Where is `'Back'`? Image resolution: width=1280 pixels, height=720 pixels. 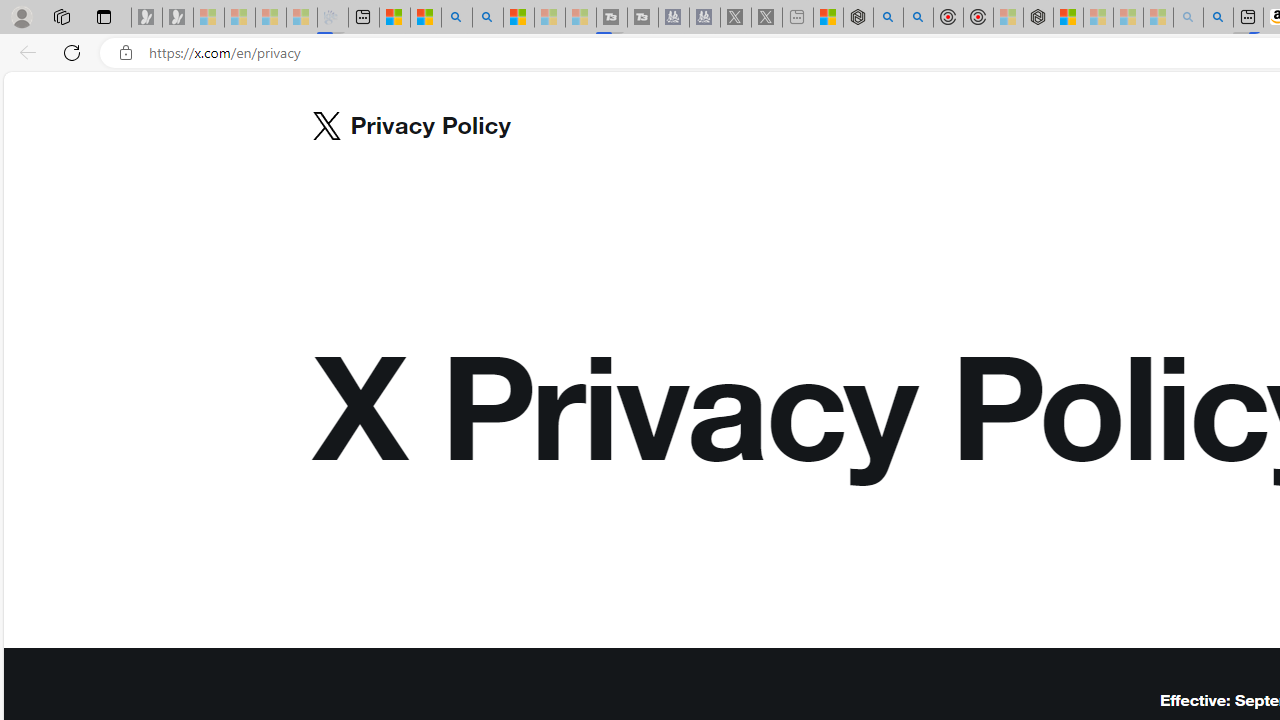 'Back' is located at coordinates (24, 51).